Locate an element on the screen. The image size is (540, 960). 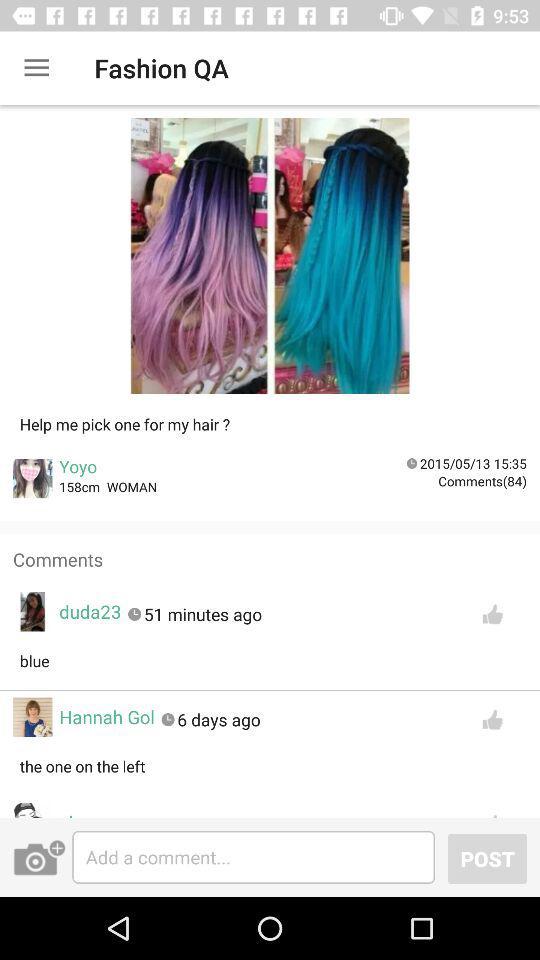
to take images is located at coordinates (39, 856).